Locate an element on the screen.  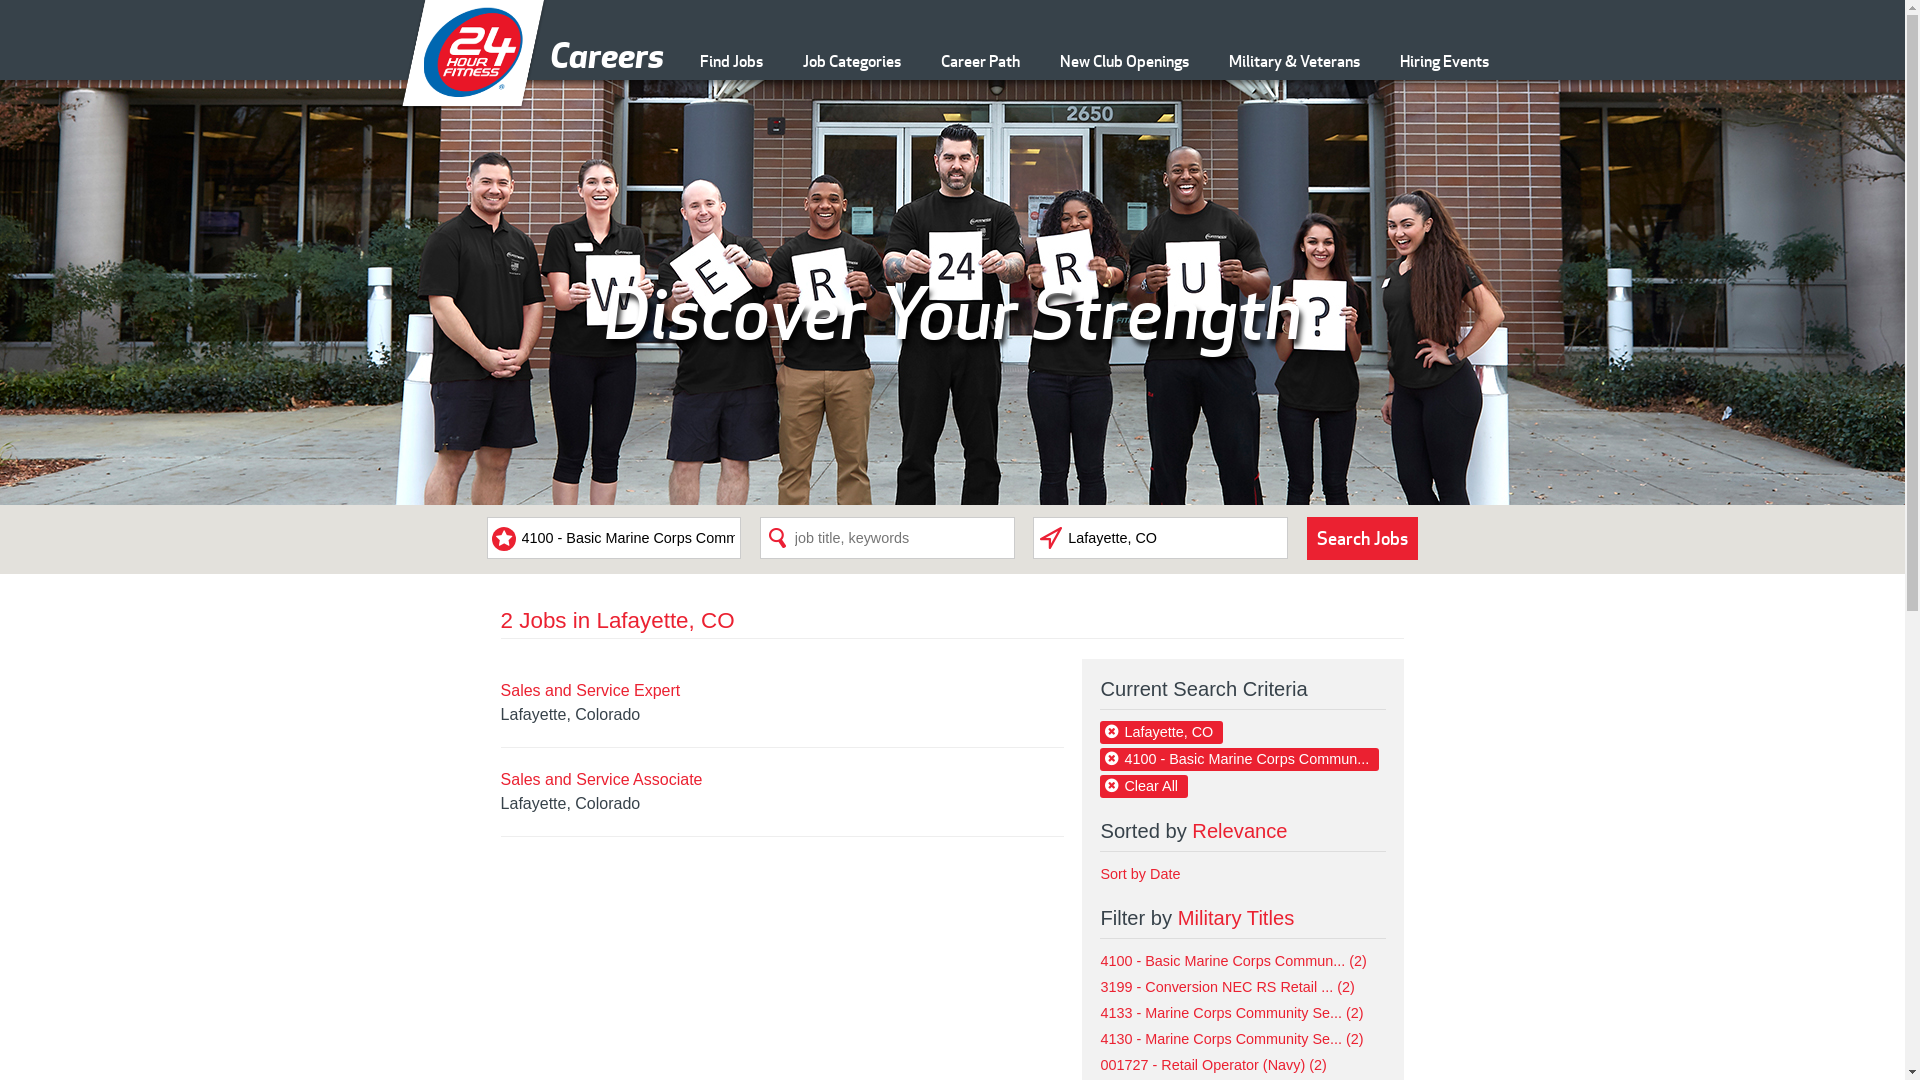
'Lafayette, CO' is located at coordinates (1161, 732).